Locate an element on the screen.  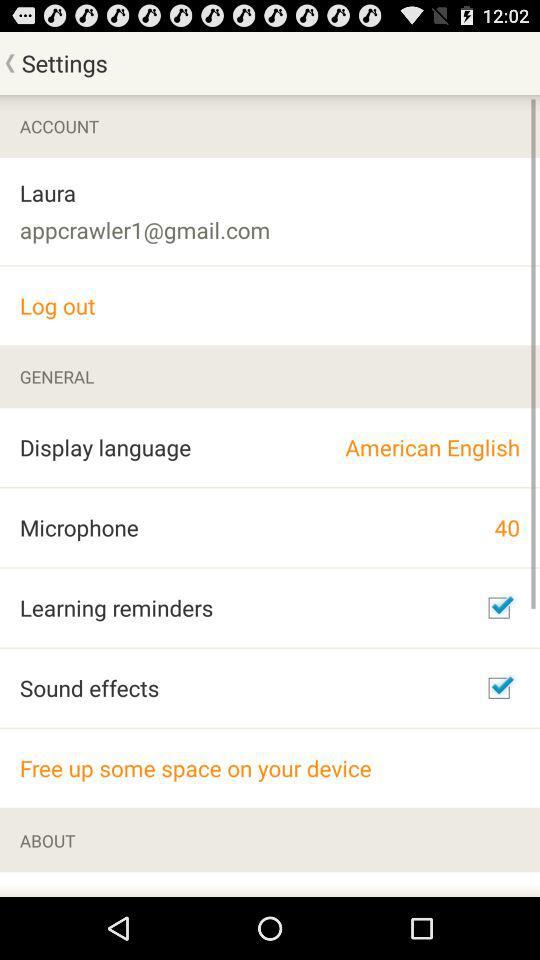
the 5 6 2 item is located at coordinates (109, 883).